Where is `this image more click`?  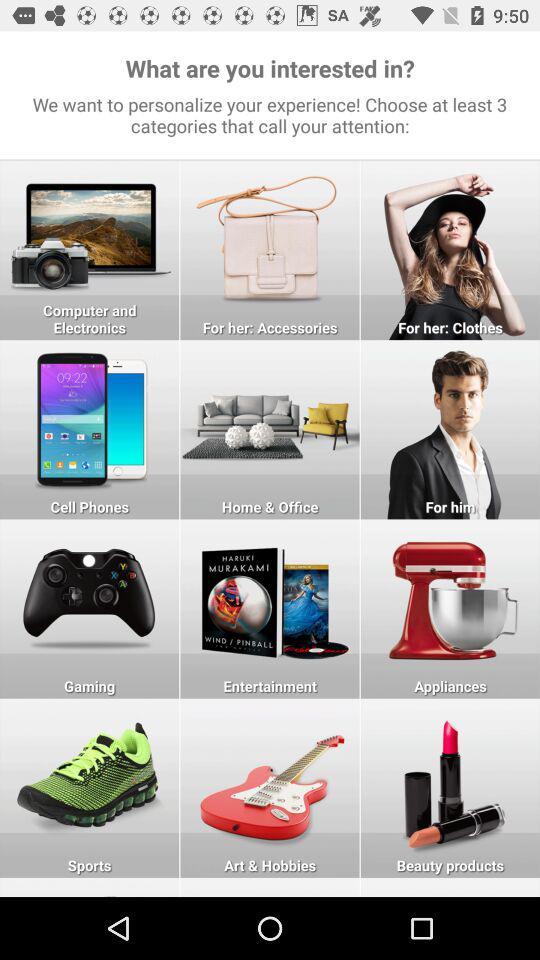
this image more click is located at coordinates (450, 429).